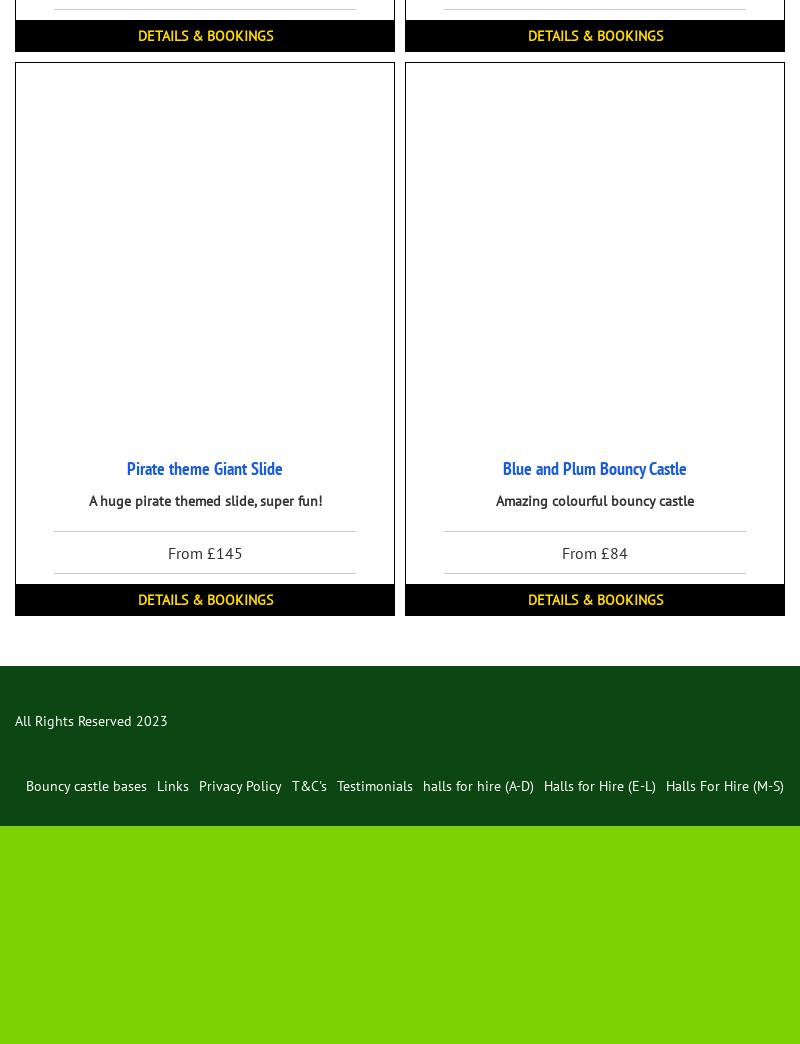 The width and height of the screenshot is (800, 1044). Describe the element at coordinates (197, 785) in the screenshot. I see `'Privacy Policy'` at that location.